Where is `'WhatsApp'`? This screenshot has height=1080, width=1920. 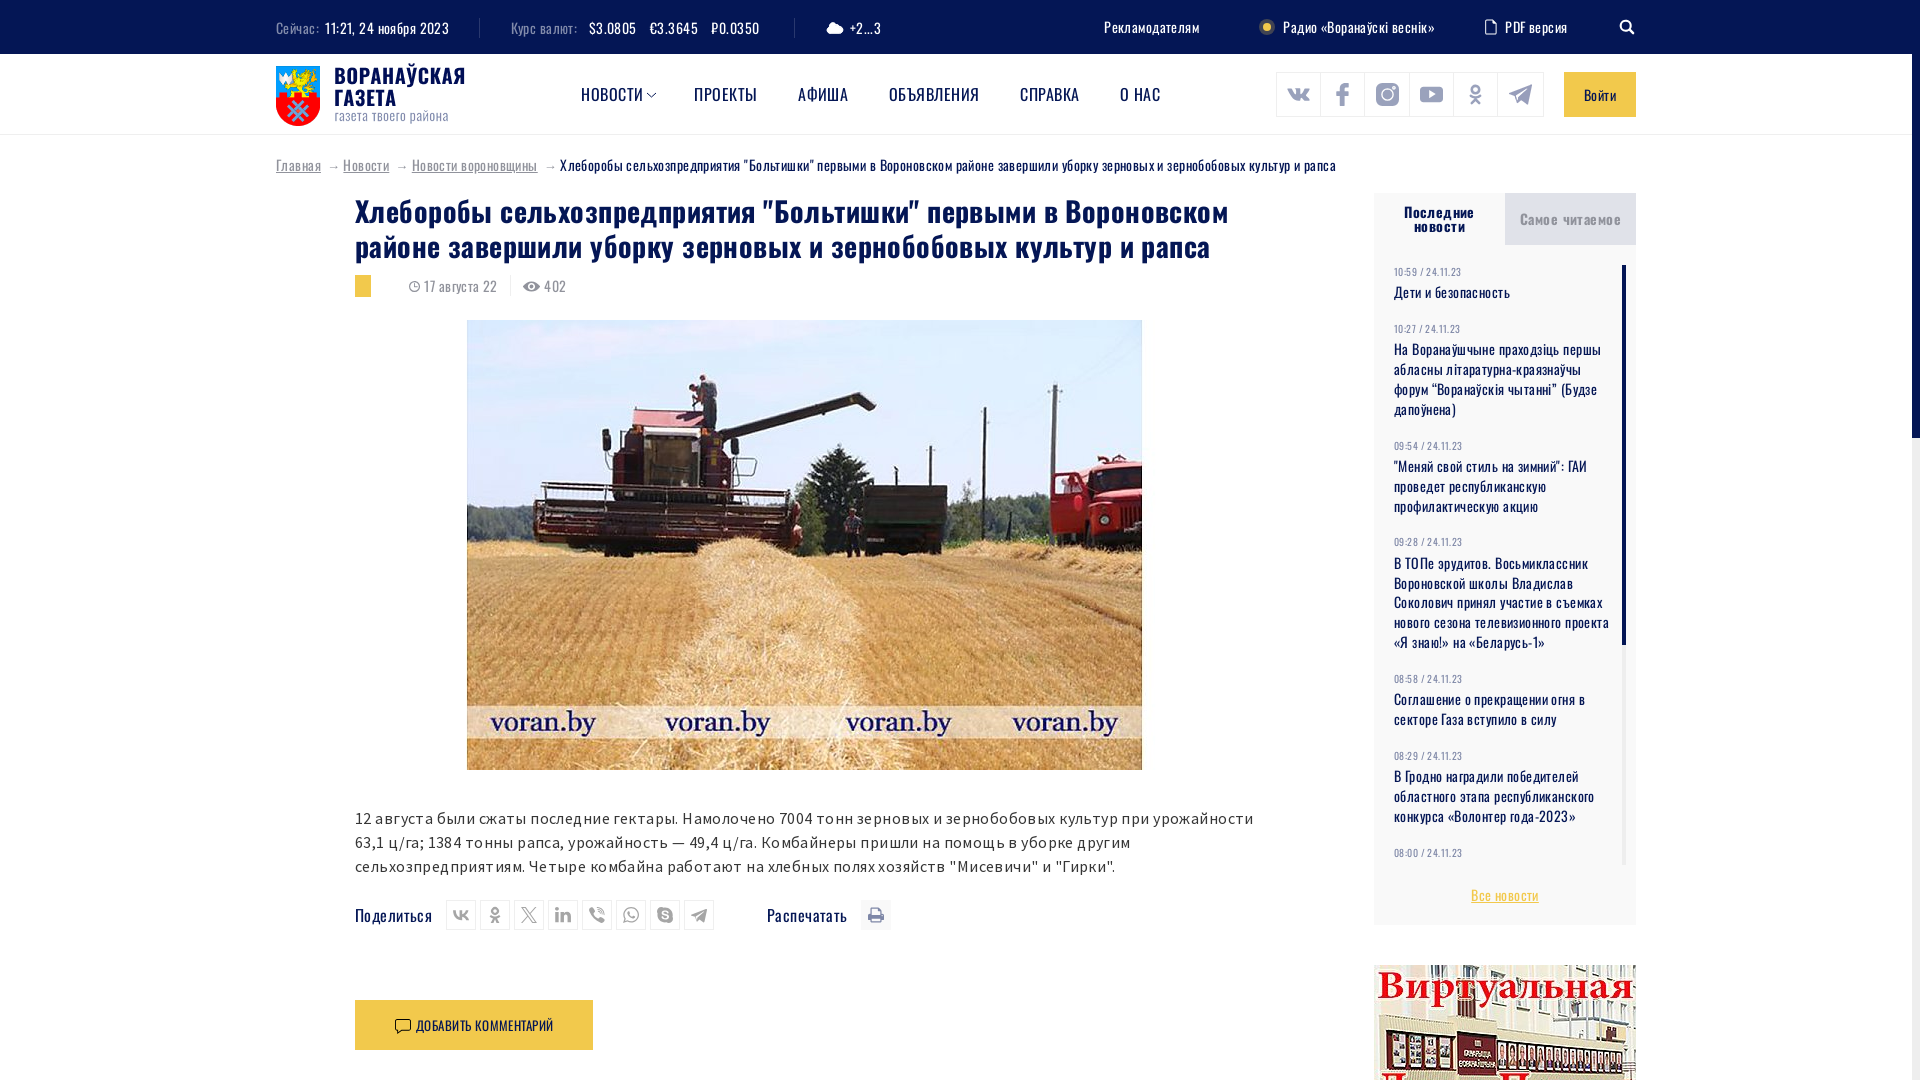 'WhatsApp' is located at coordinates (629, 914).